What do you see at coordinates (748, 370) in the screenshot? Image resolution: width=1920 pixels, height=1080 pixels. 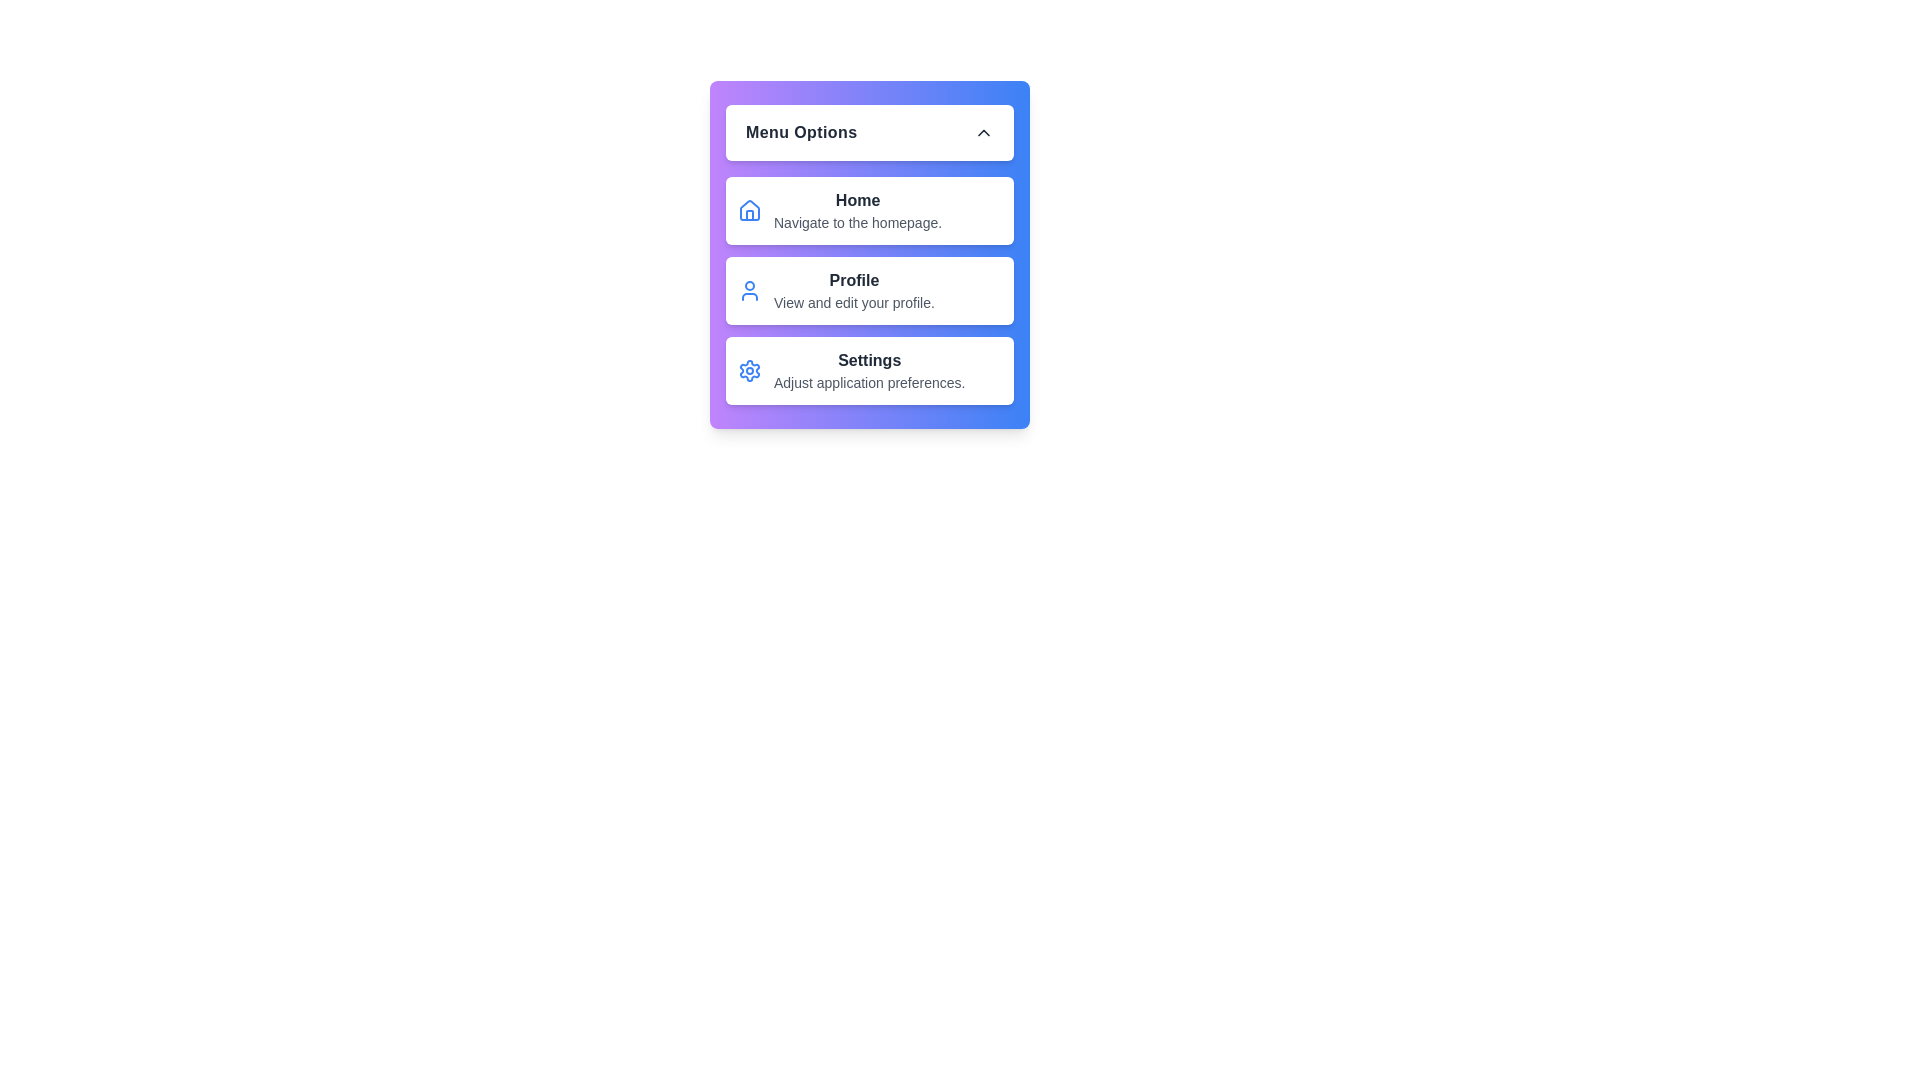 I see `the icon corresponding to the menu option Settings` at bounding box center [748, 370].